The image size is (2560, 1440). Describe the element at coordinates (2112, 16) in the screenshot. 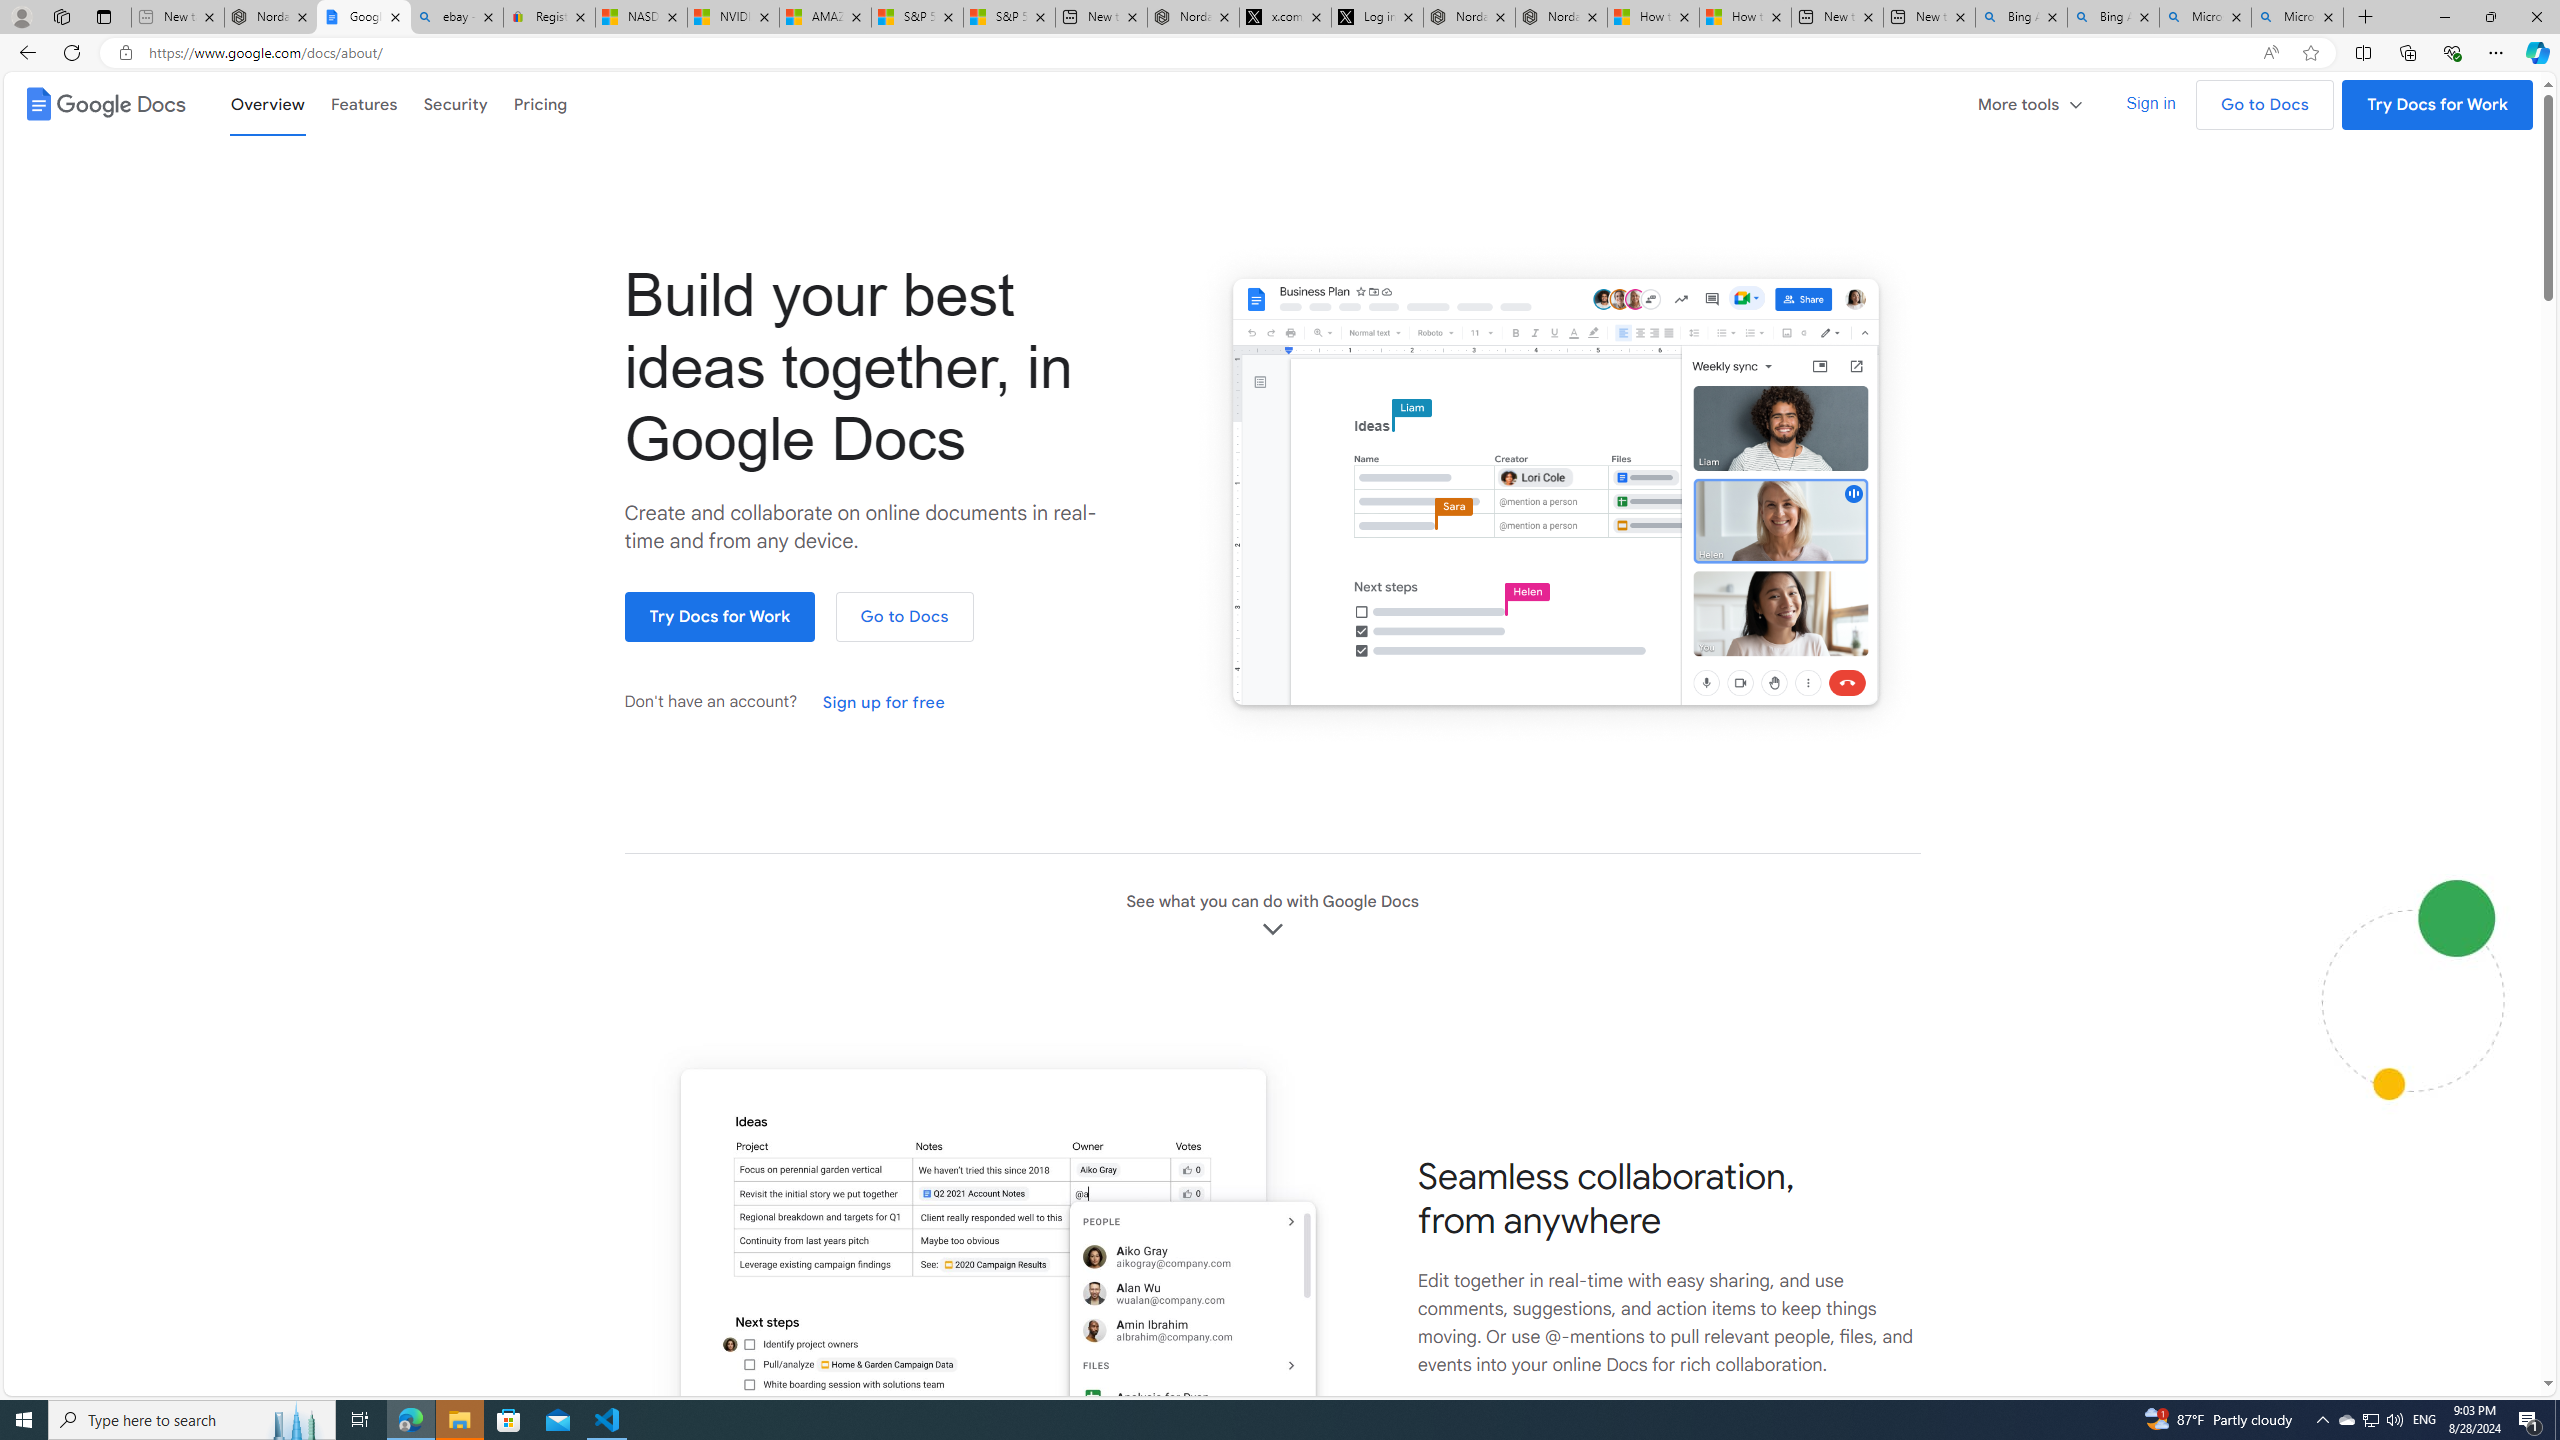

I see `'Bing AI - Search'` at that location.